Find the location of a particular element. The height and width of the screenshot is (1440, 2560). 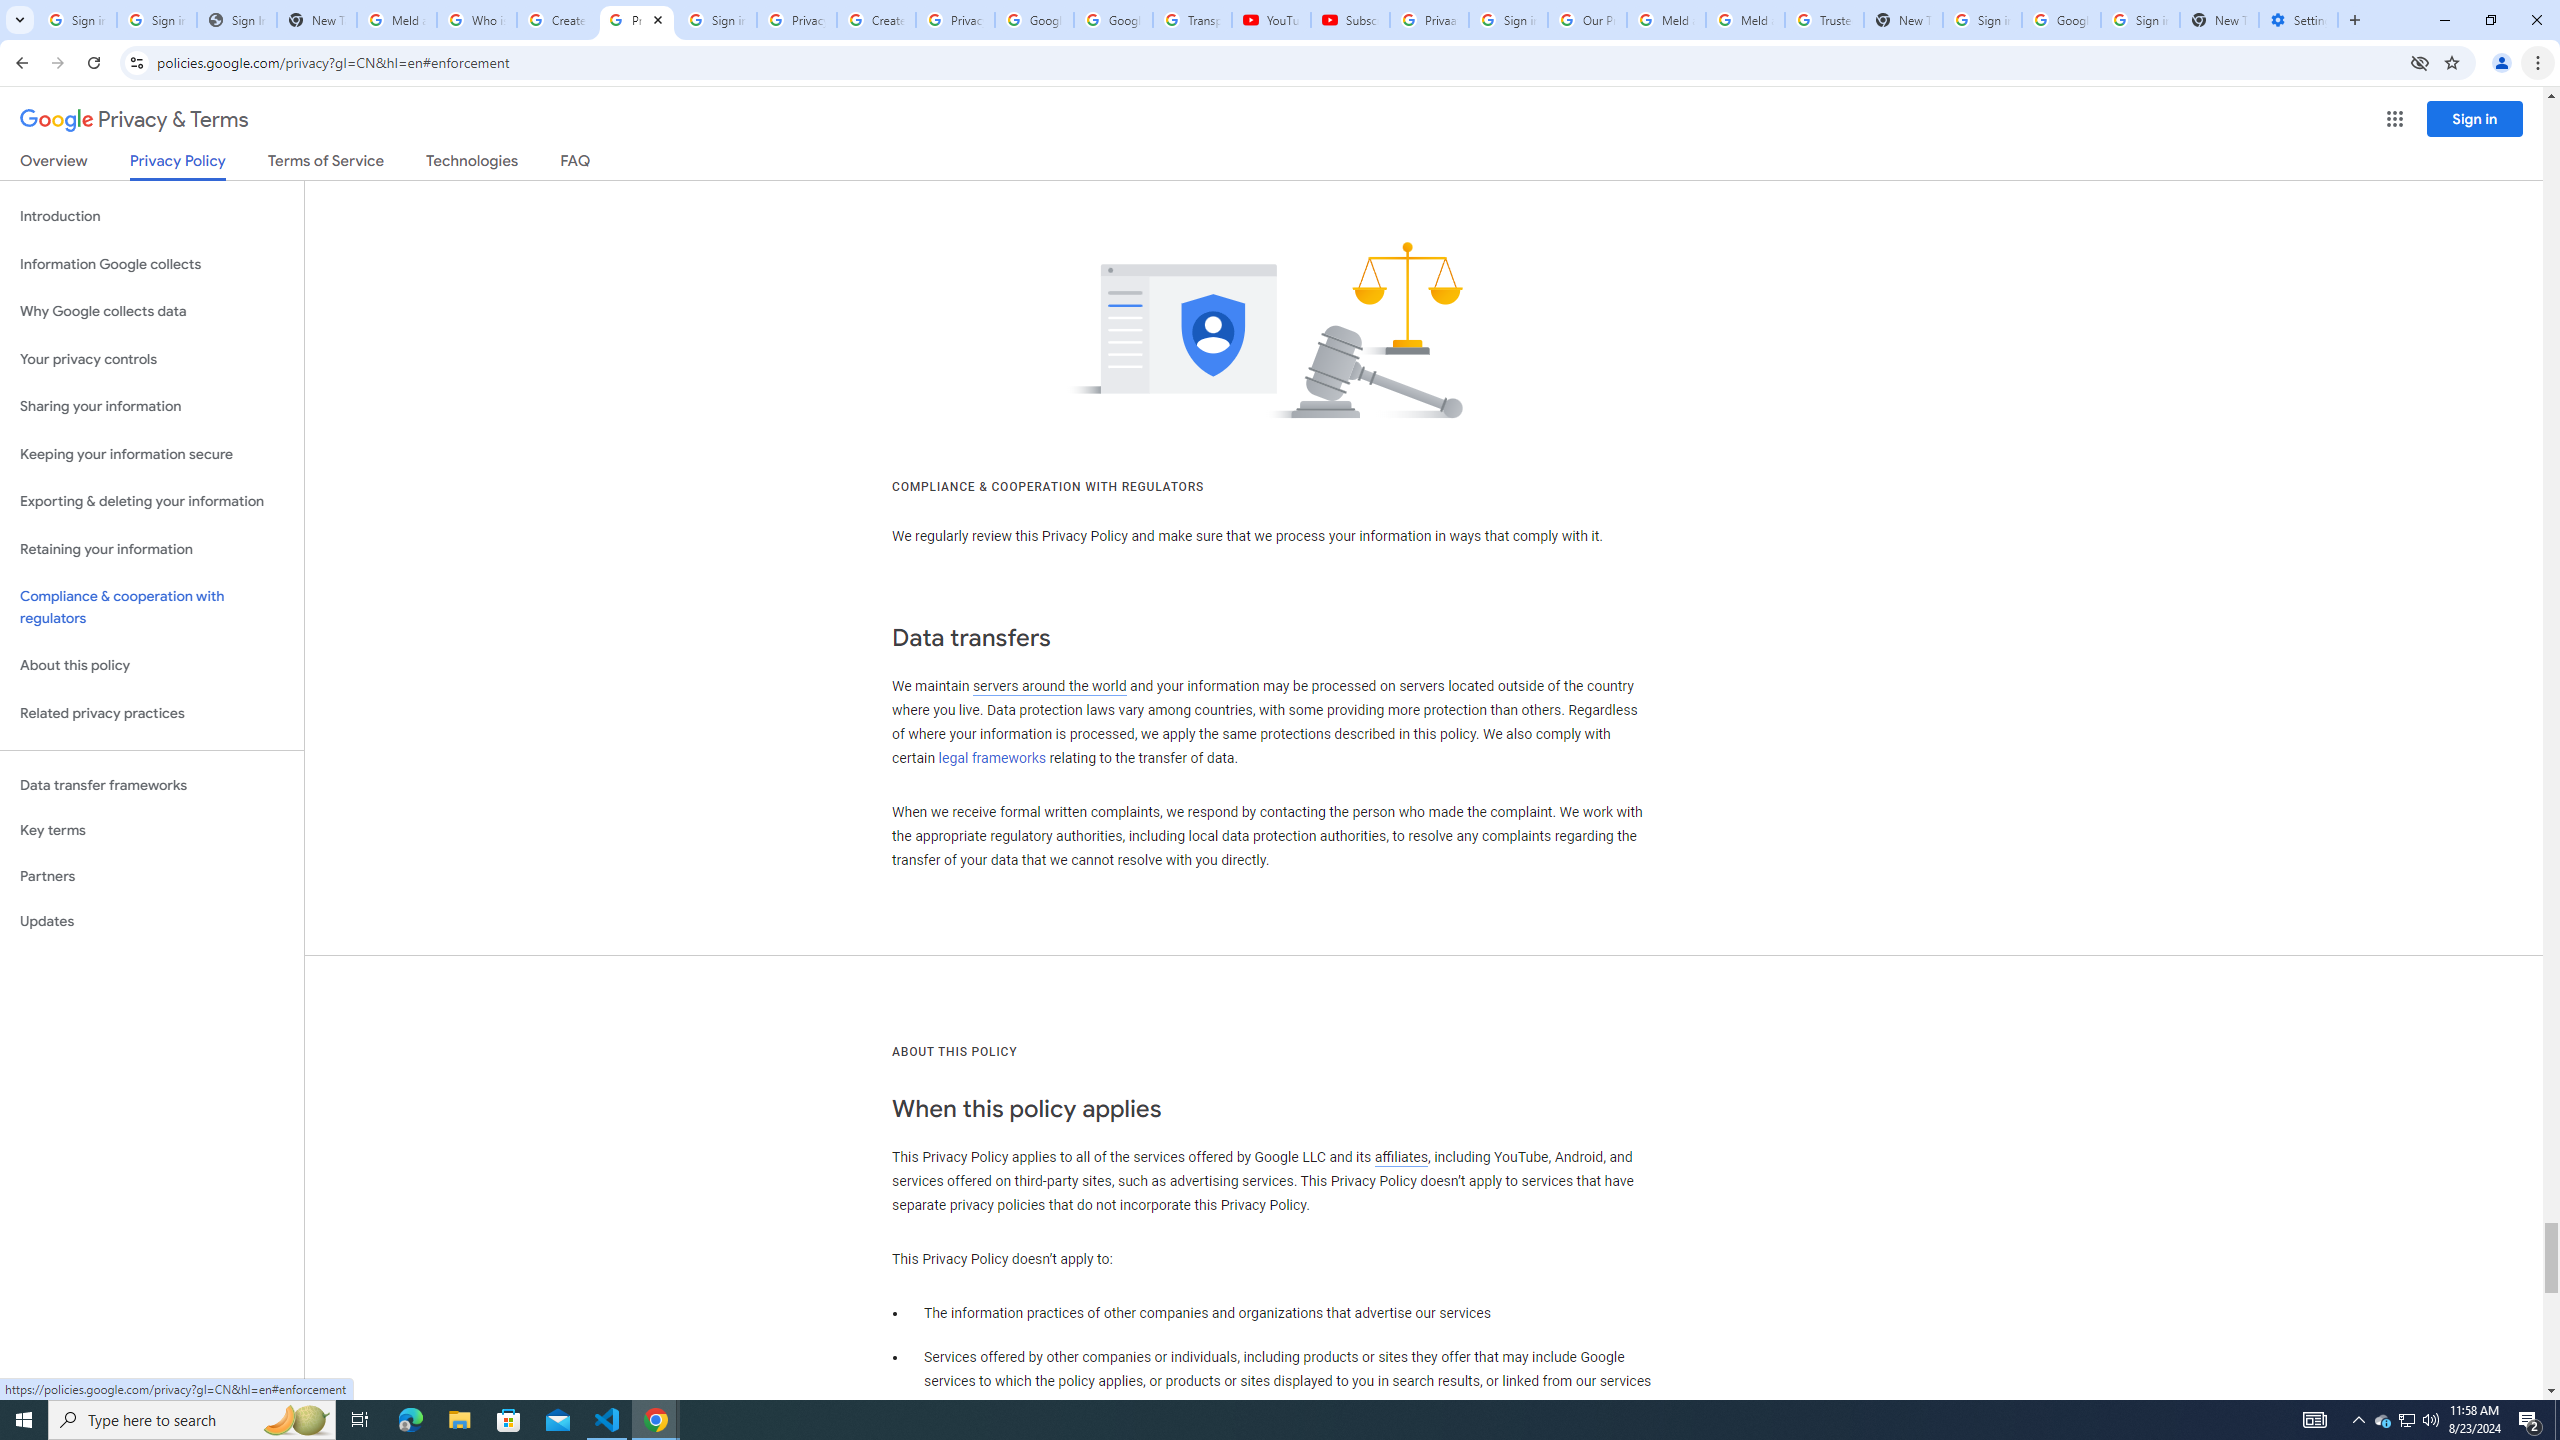

'New Tab' is located at coordinates (2218, 19).